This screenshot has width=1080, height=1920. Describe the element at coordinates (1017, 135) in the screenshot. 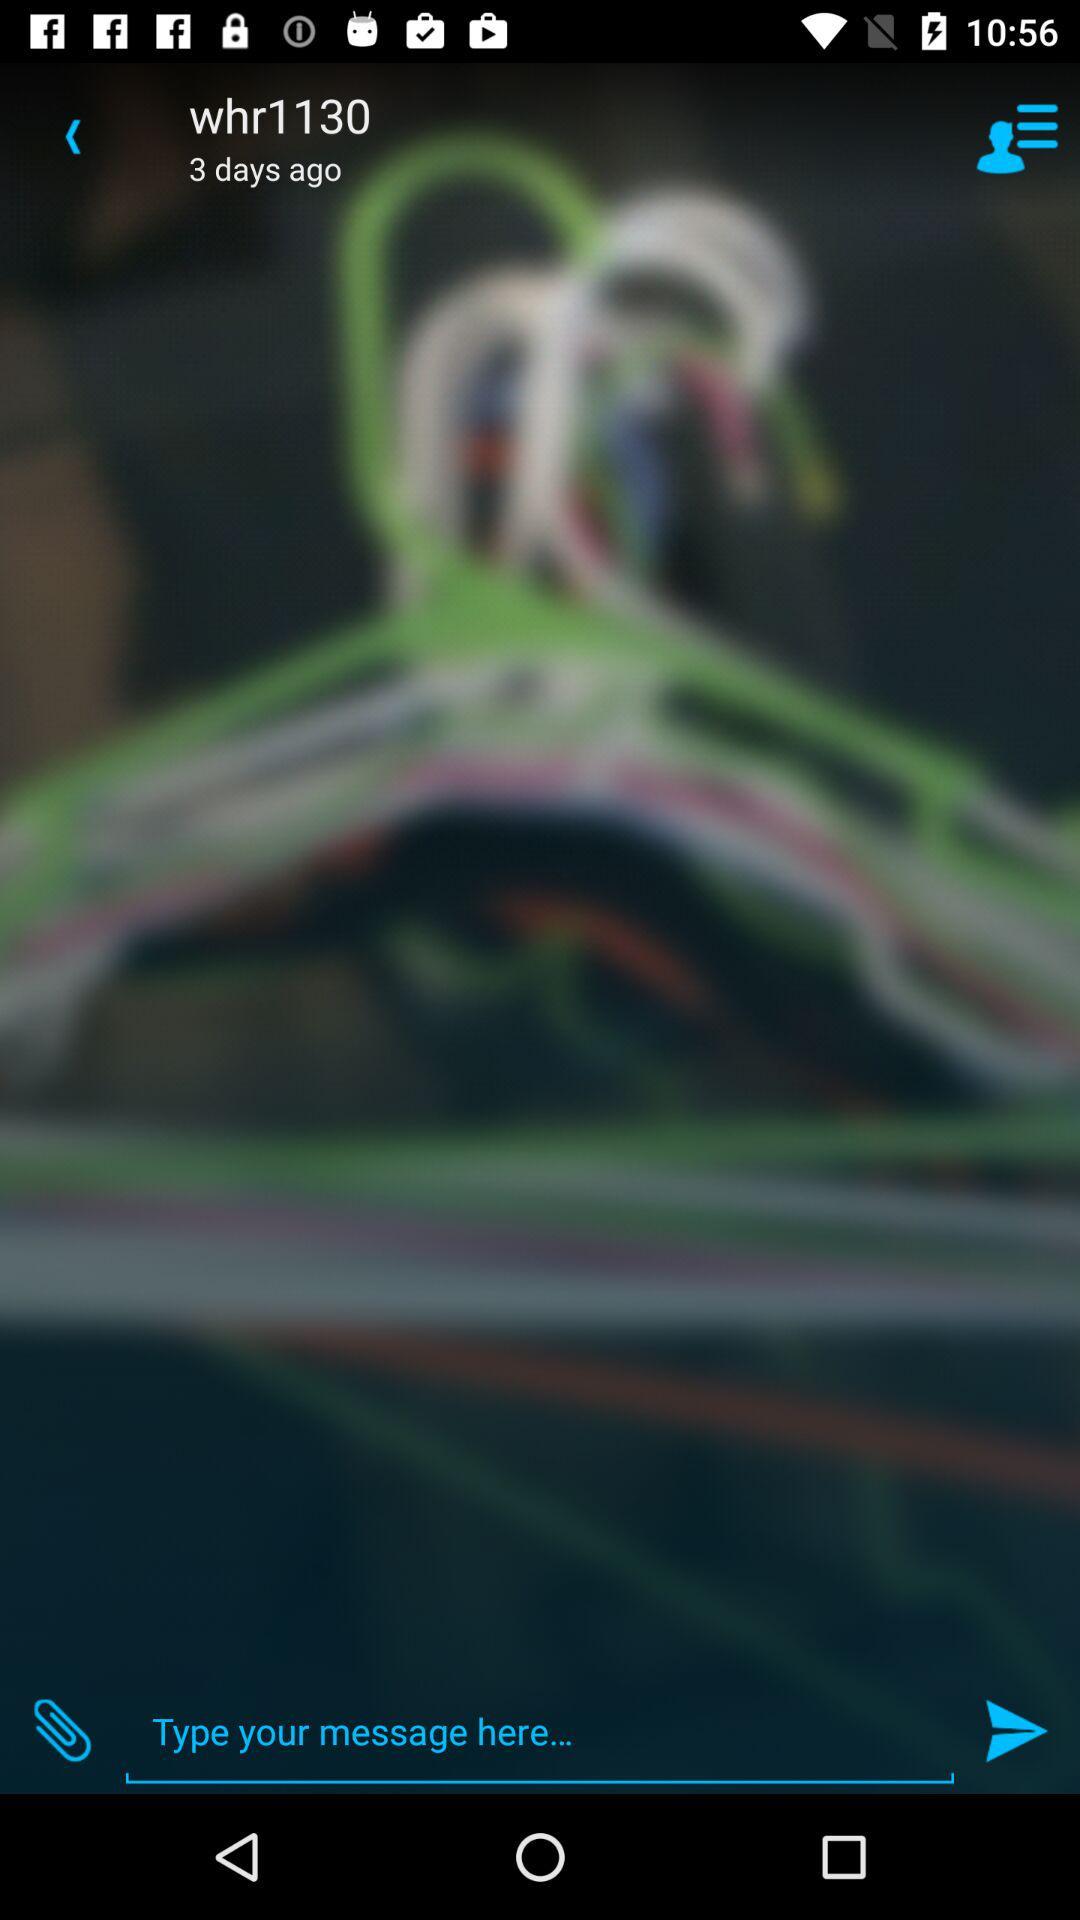

I see `icon next to the whr1130` at that location.